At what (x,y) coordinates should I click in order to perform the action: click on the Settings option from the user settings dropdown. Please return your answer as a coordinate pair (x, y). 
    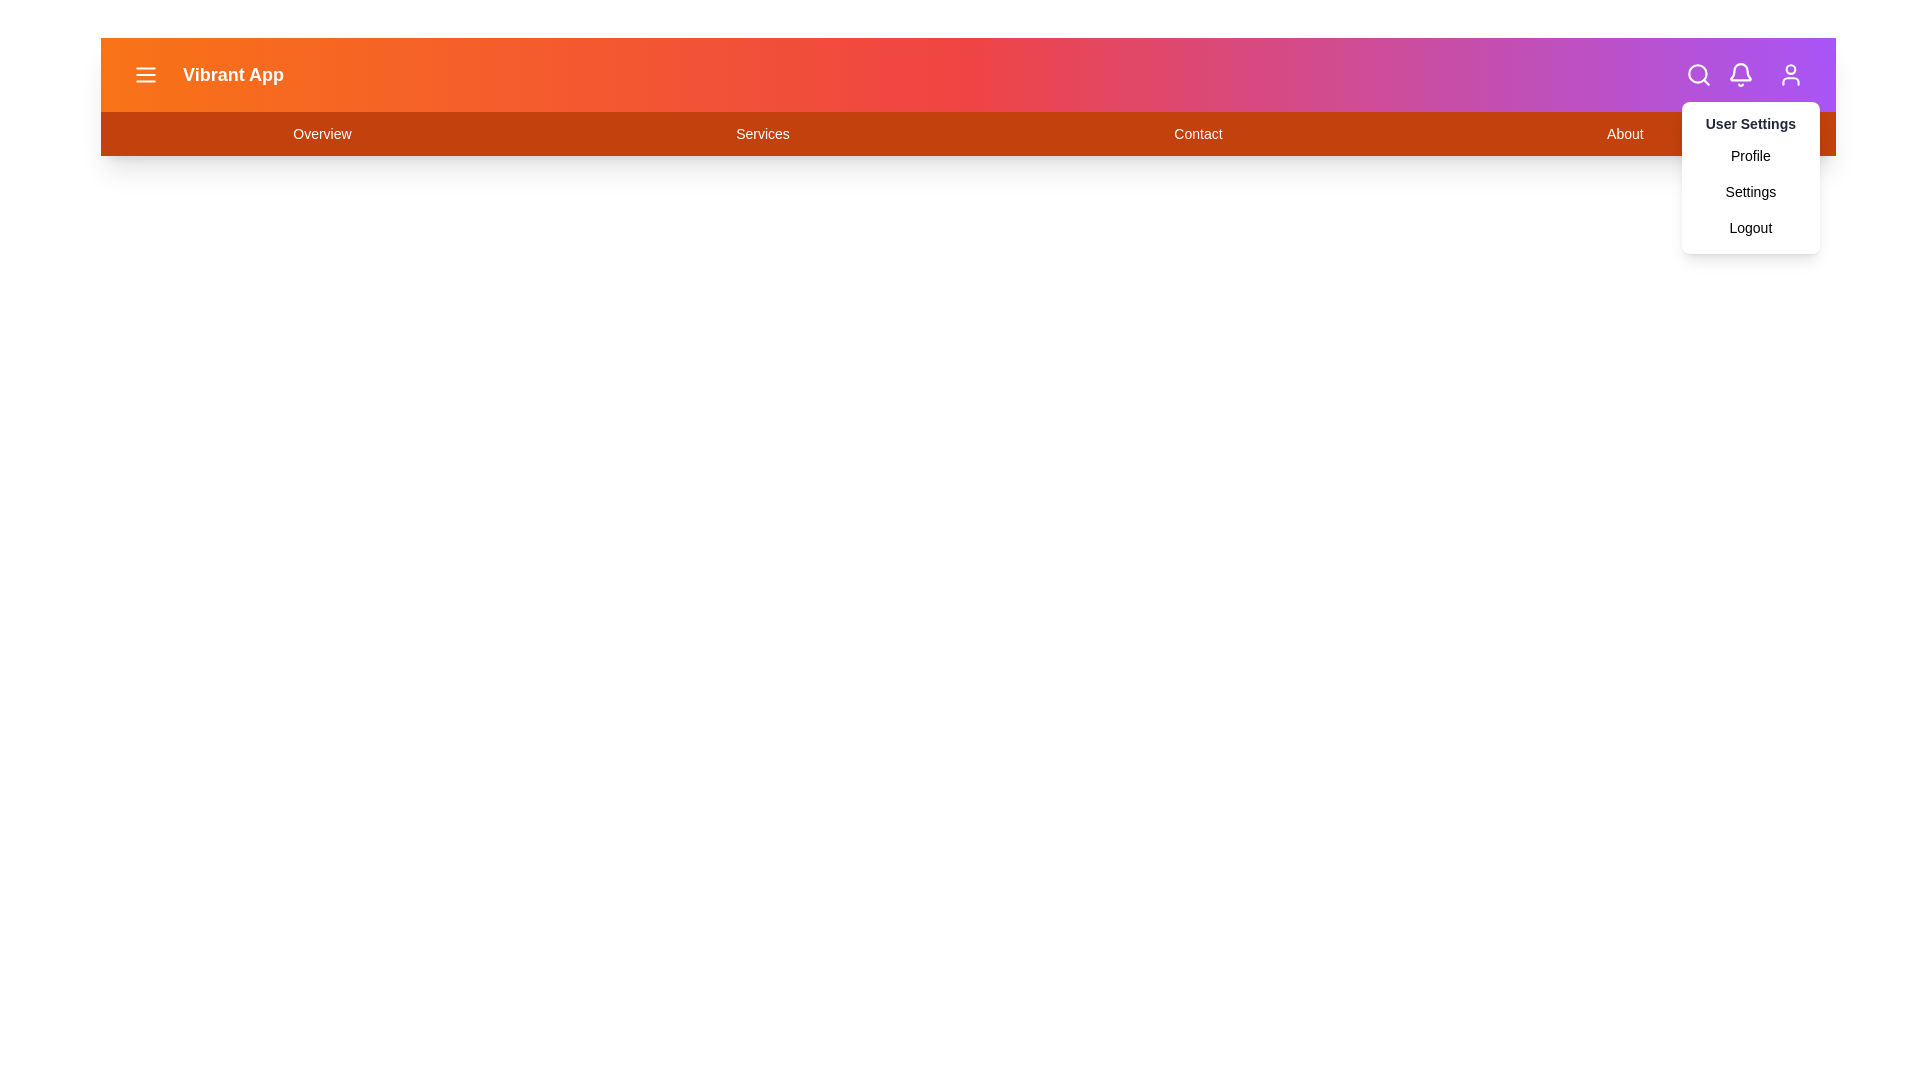
    Looking at the image, I should click on (1749, 192).